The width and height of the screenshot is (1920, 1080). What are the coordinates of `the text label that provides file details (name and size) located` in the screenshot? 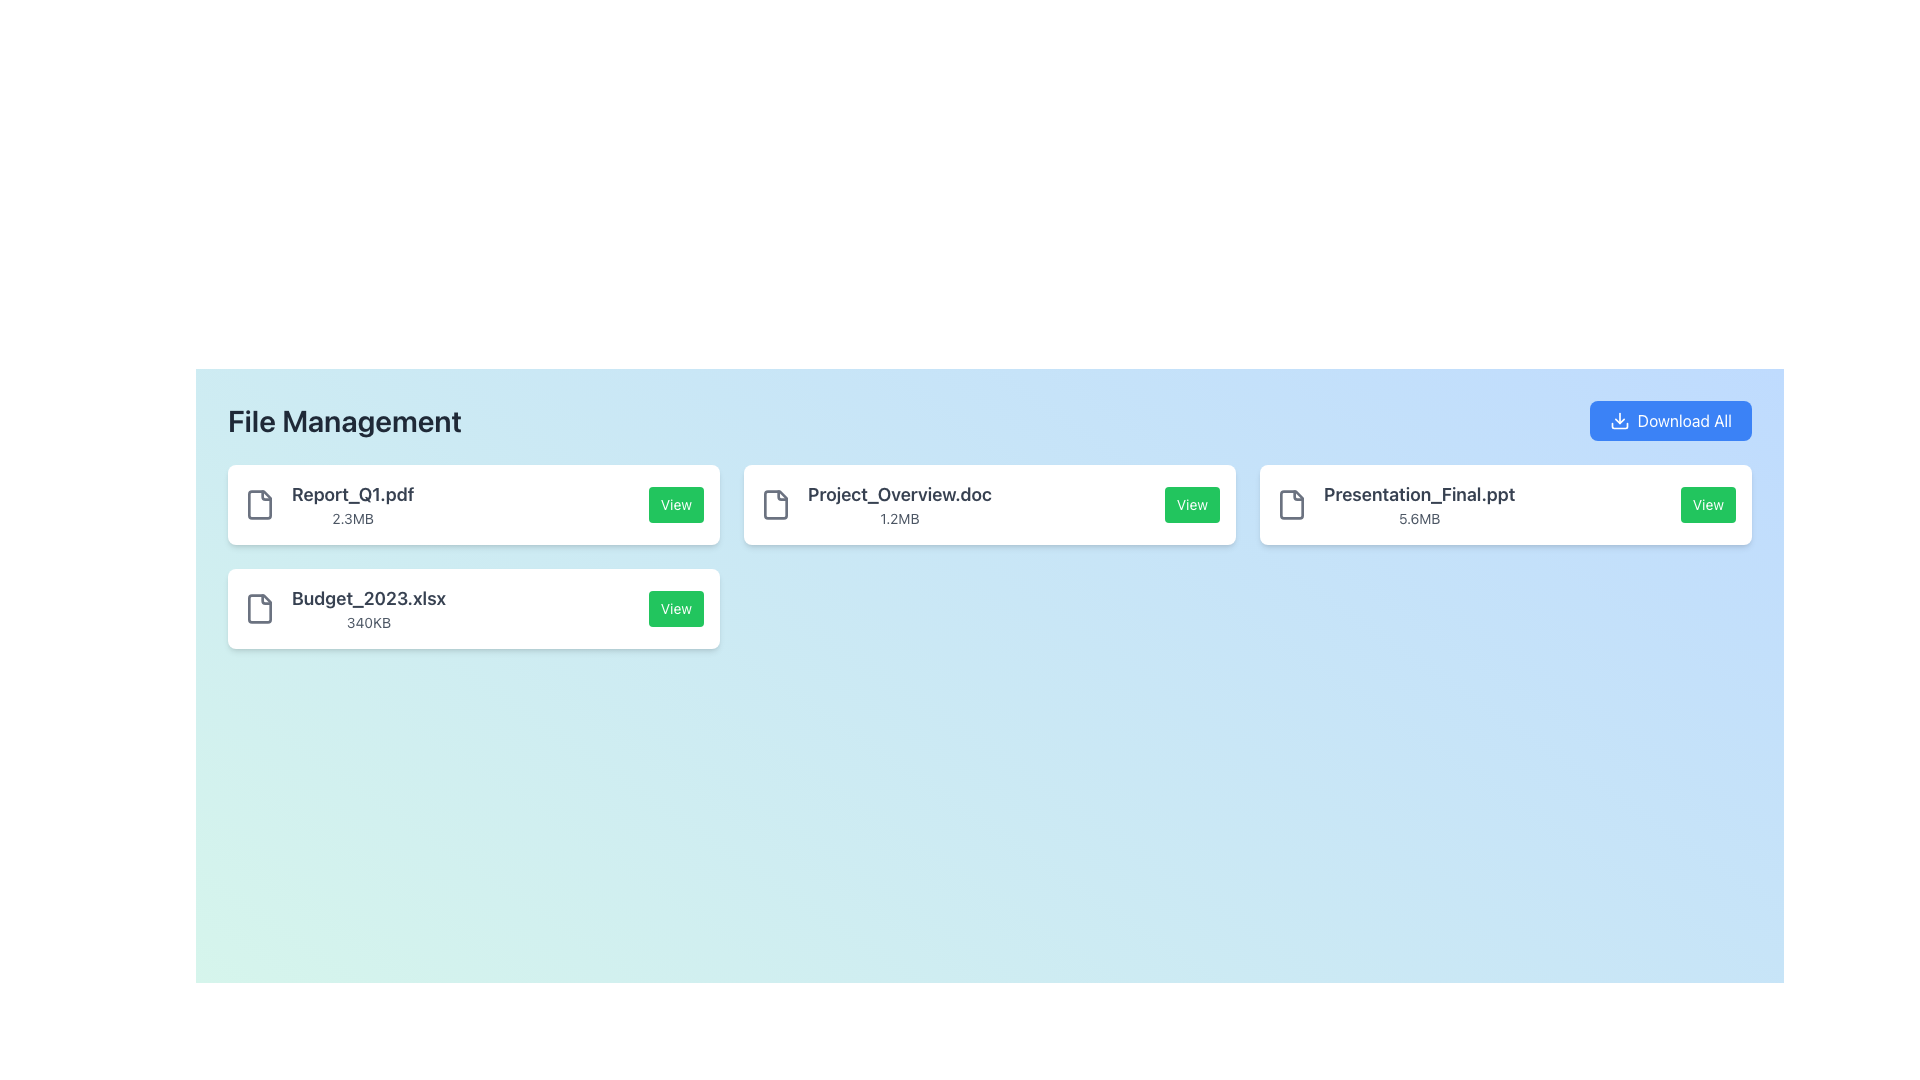 It's located at (353, 504).